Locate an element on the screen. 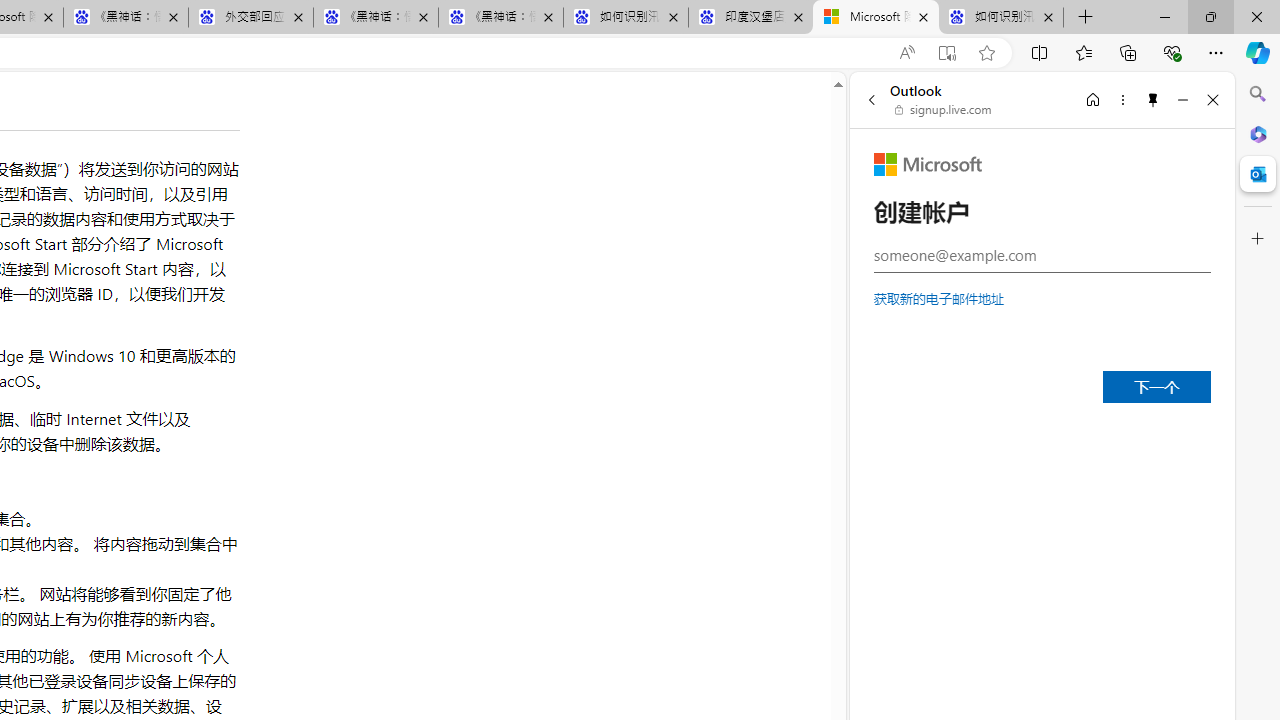 Image resolution: width=1280 pixels, height=720 pixels. 'Browser essentials' is located at coordinates (1171, 51).